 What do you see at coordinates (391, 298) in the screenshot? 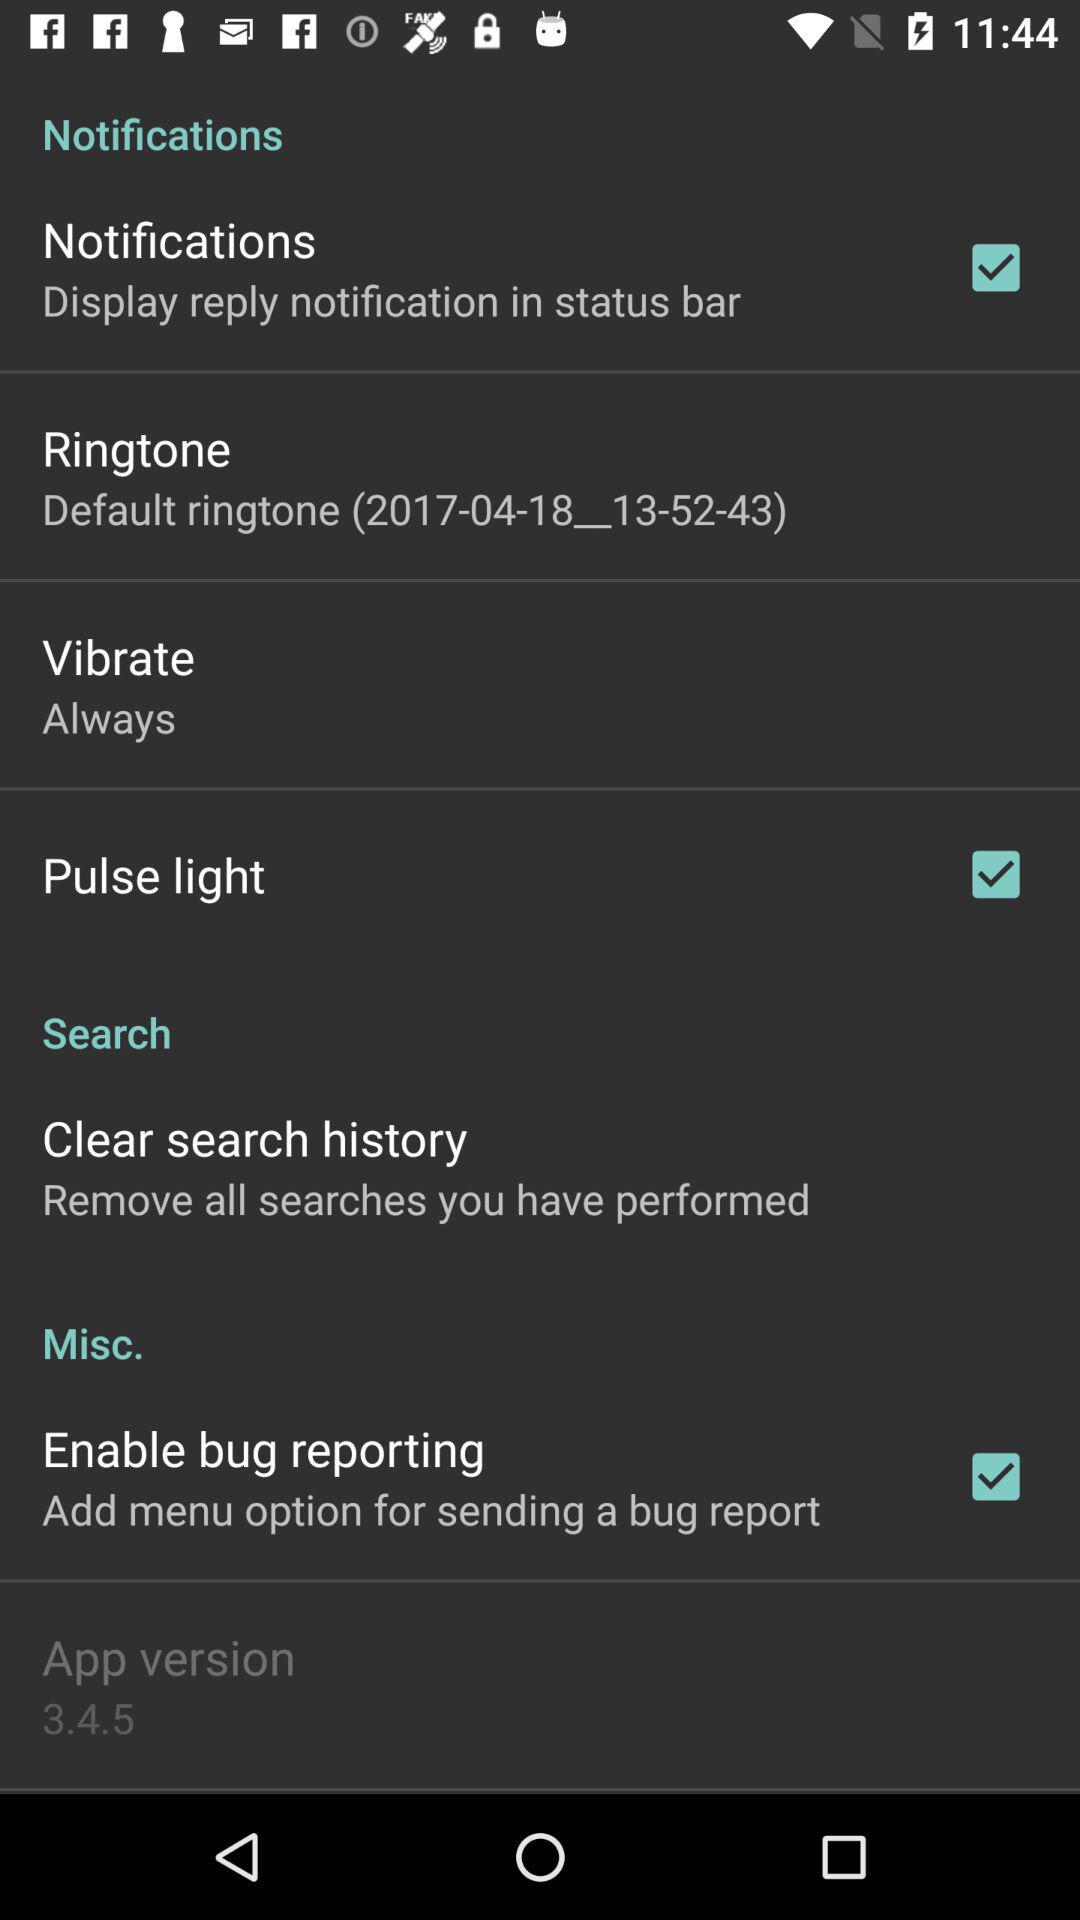
I see `the icon below the notifications icon` at bounding box center [391, 298].